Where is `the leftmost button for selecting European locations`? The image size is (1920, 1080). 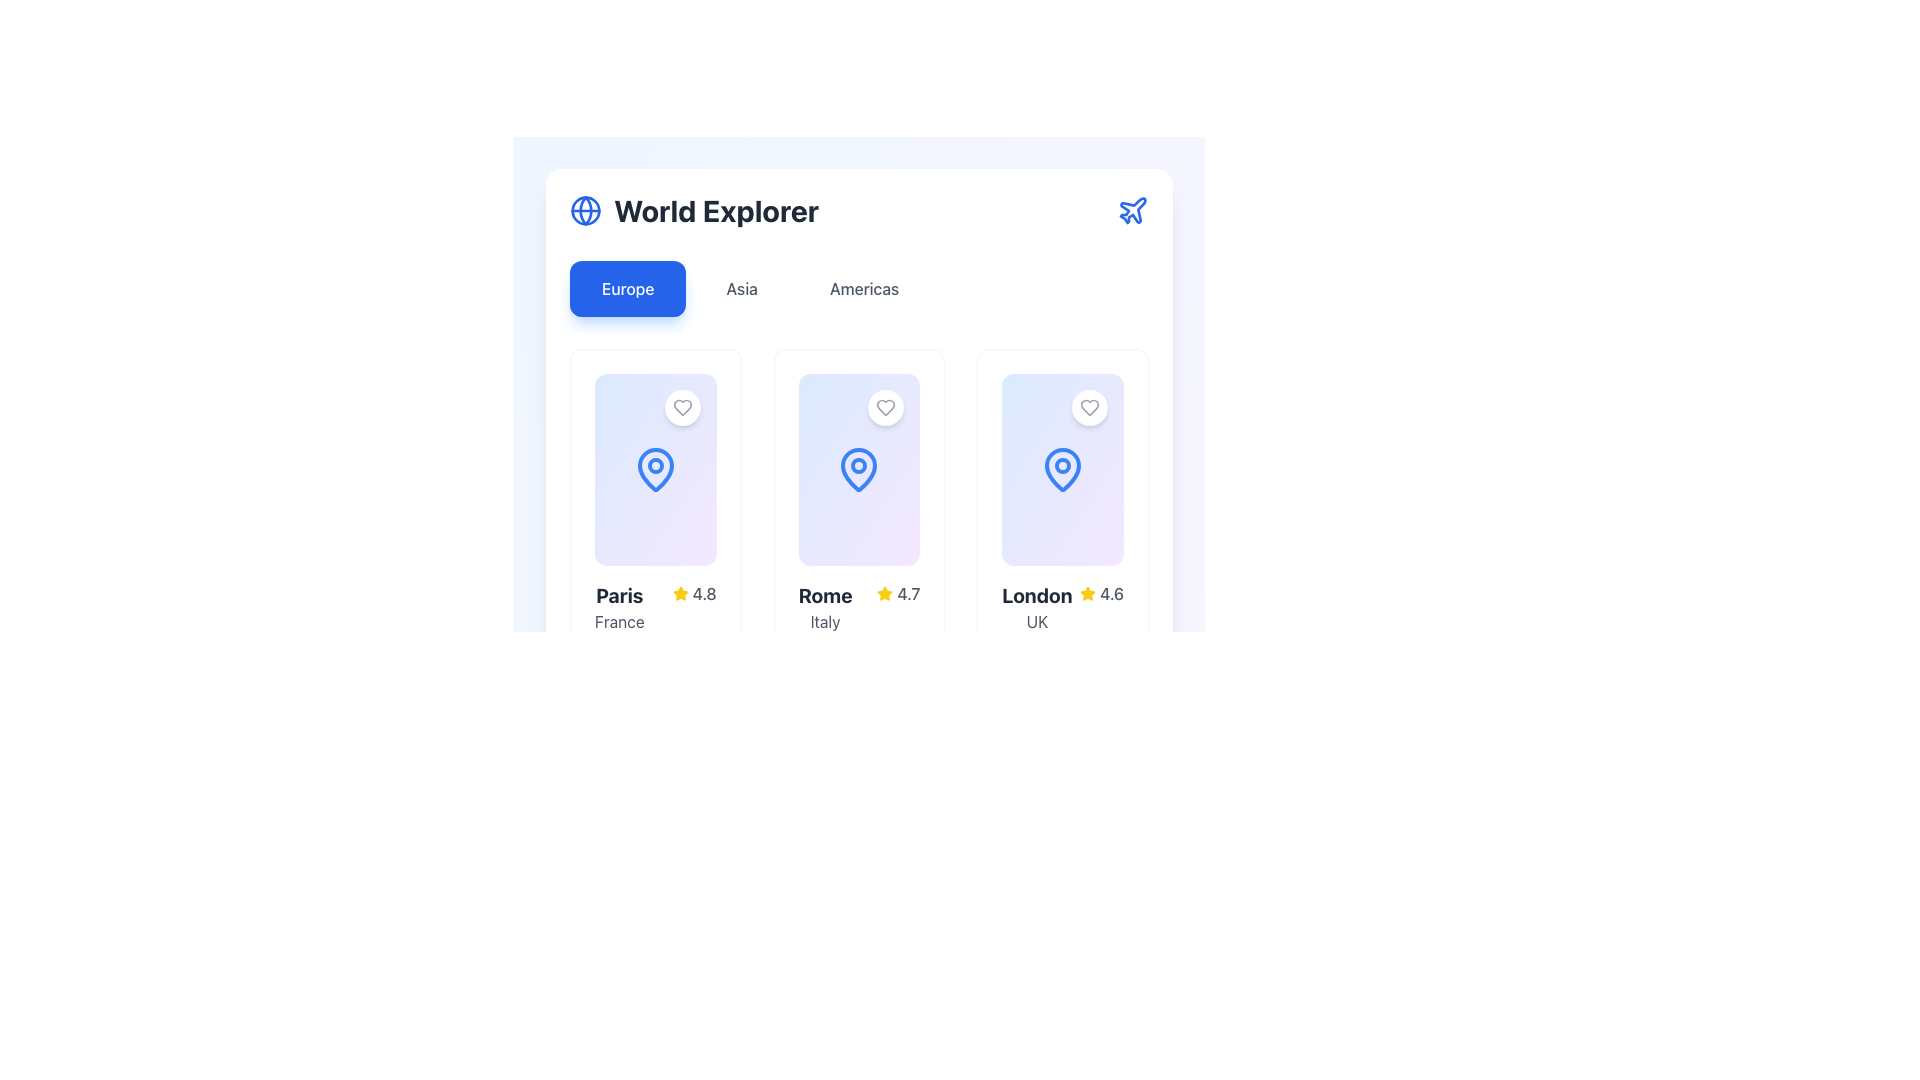
the leftmost button for selecting European locations is located at coordinates (627, 289).